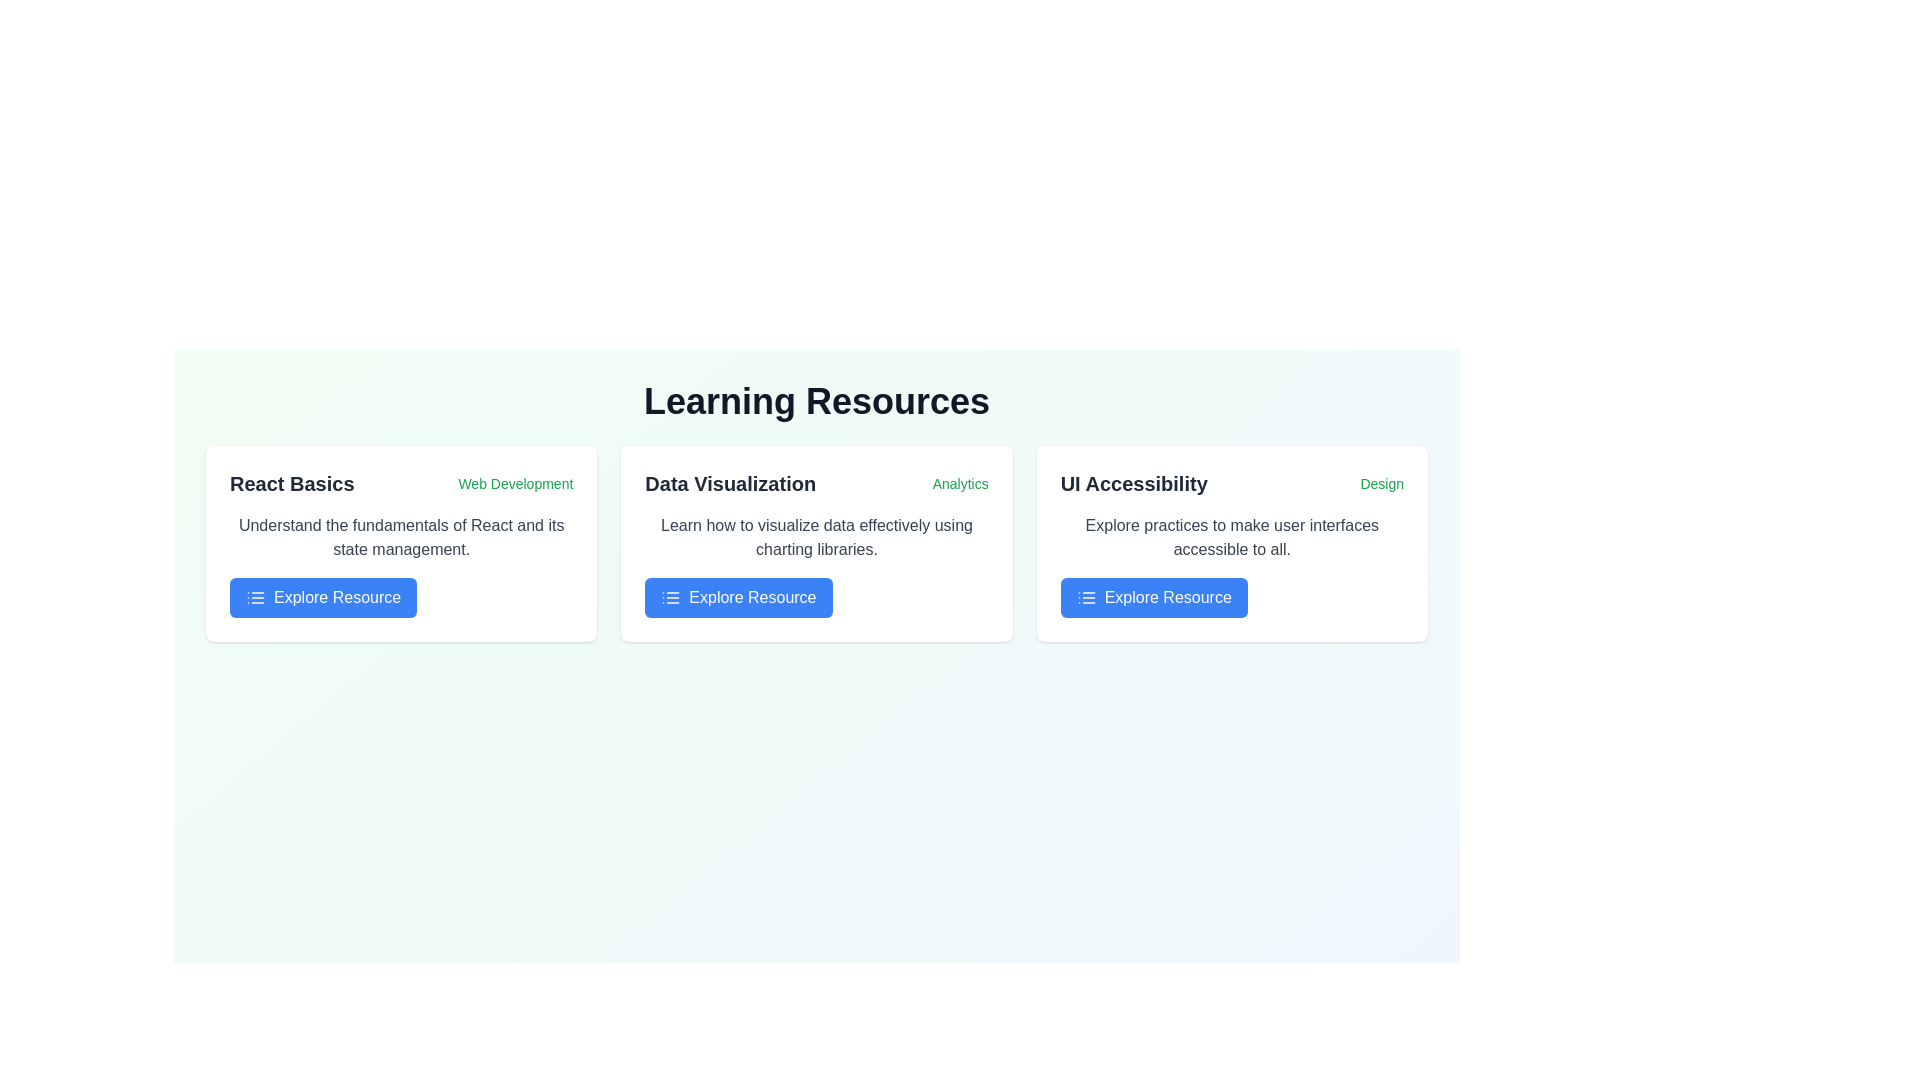 The height and width of the screenshot is (1080, 1920). What do you see at coordinates (960, 483) in the screenshot?
I see `the 'Analytics' text label, which is styled in a small green font and located to the right of the 'Data Visualization' title in the second card of a three-card layout` at bounding box center [960, 483].